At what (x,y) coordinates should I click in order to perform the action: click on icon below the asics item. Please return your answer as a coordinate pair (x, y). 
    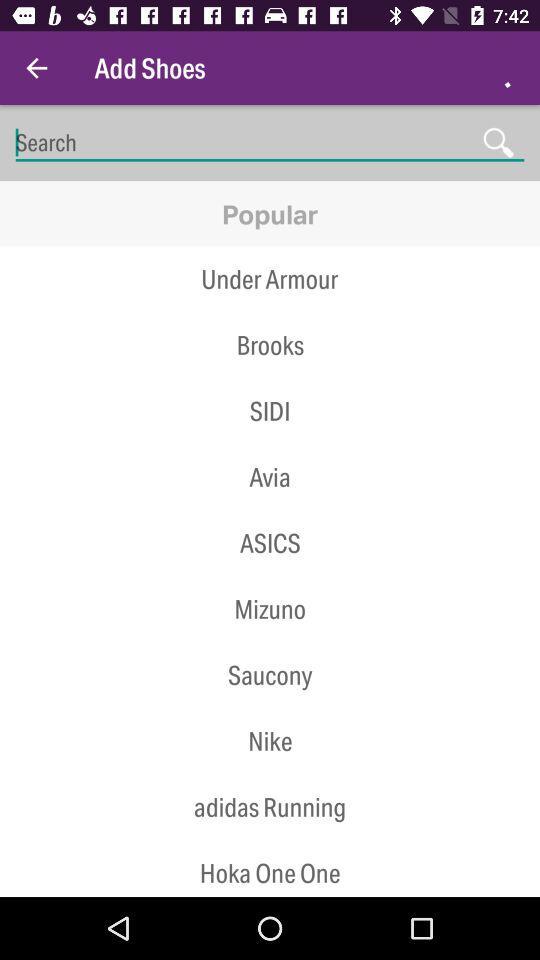
    Looking at the image, I should click on (270, 576).